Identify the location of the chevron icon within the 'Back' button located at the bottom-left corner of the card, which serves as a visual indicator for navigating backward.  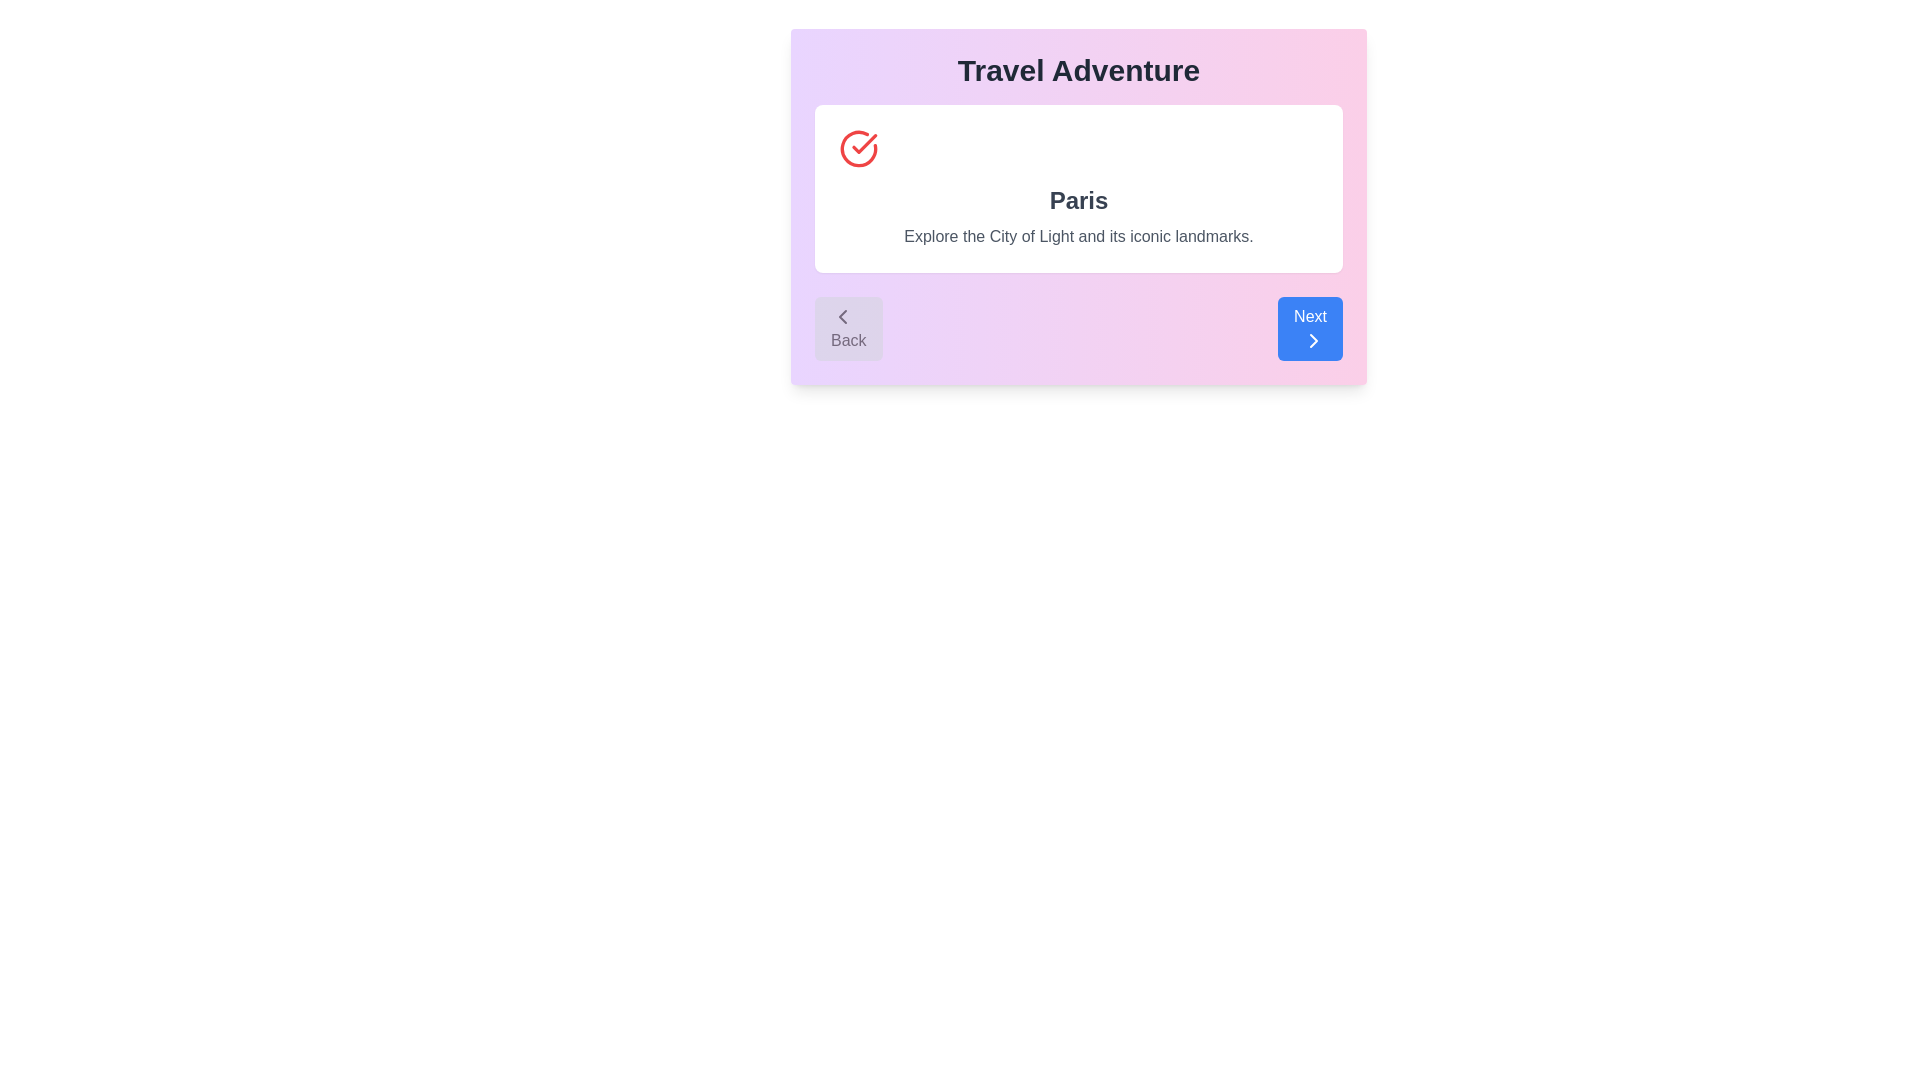
(843, 315).